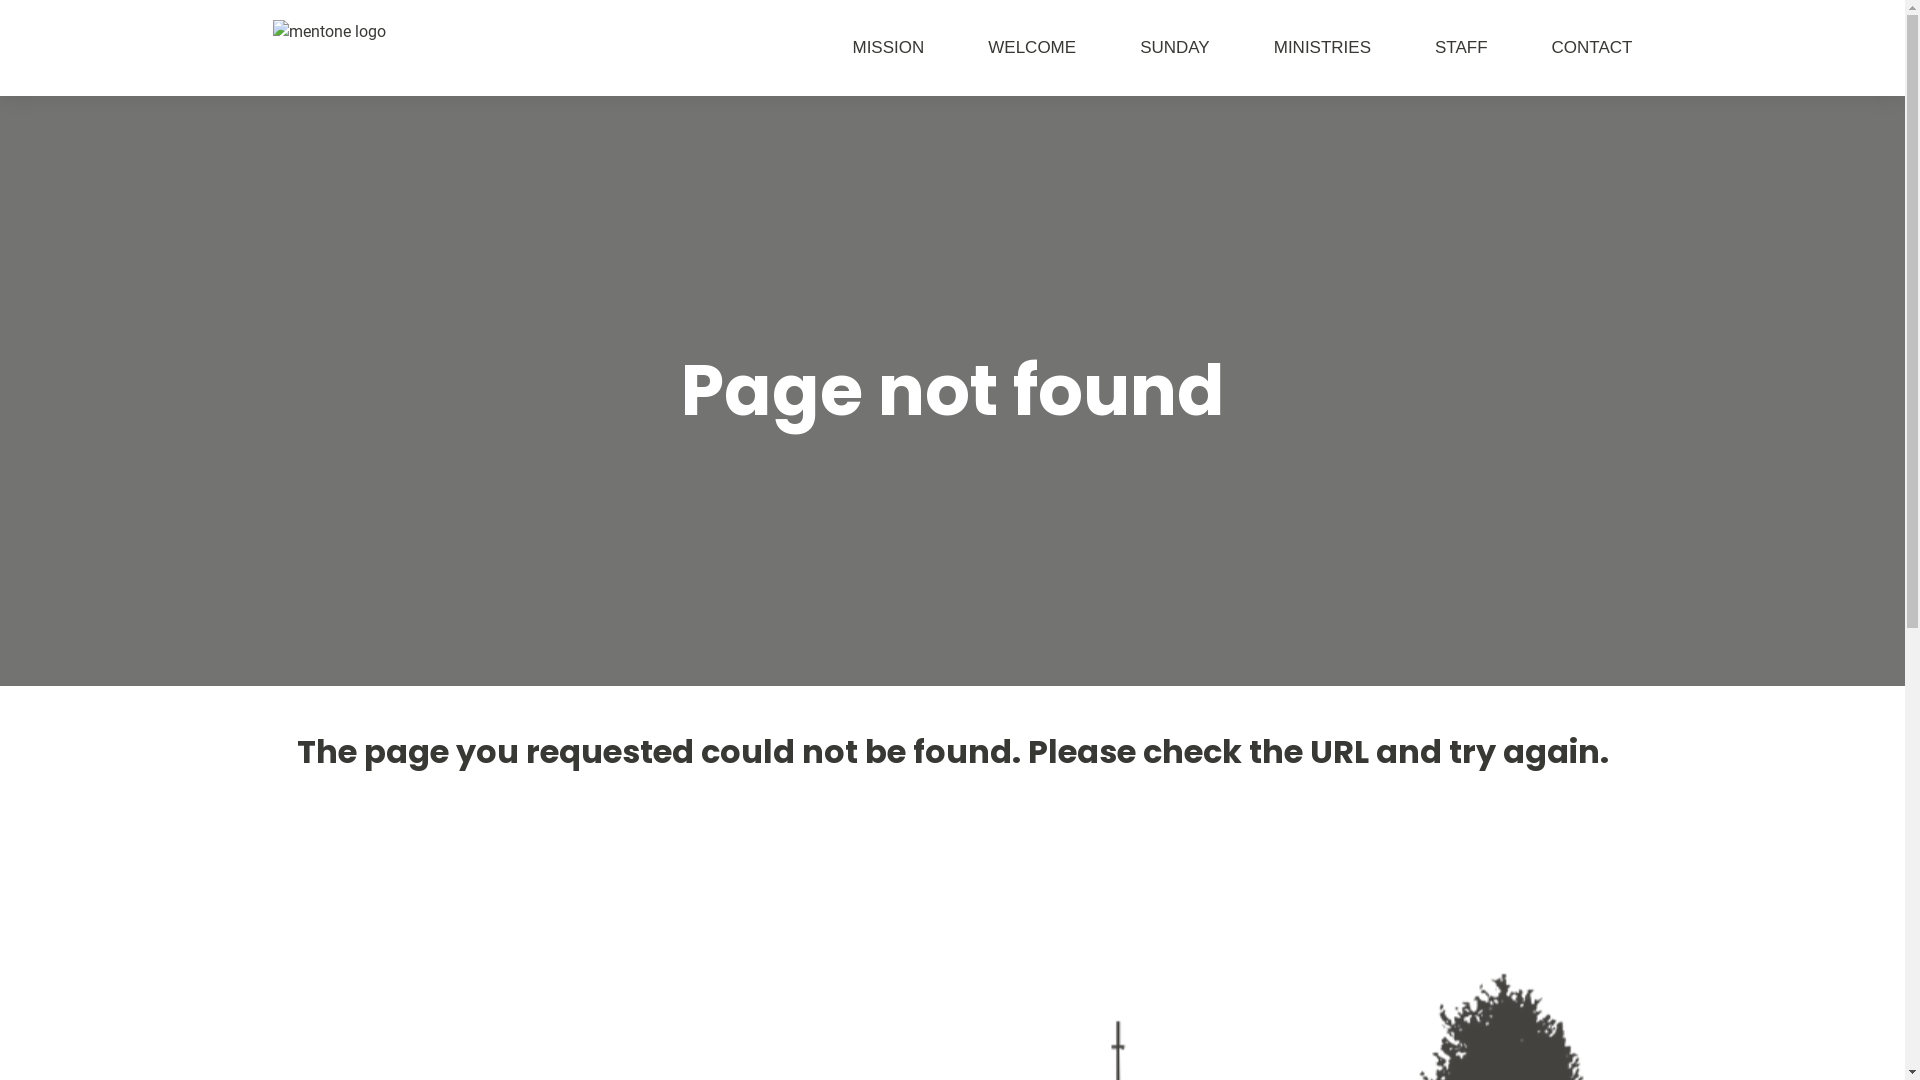 The width and height of the screenshot is (1920, 1080). I want to click on 'CONTACT', so click(1559, 46).